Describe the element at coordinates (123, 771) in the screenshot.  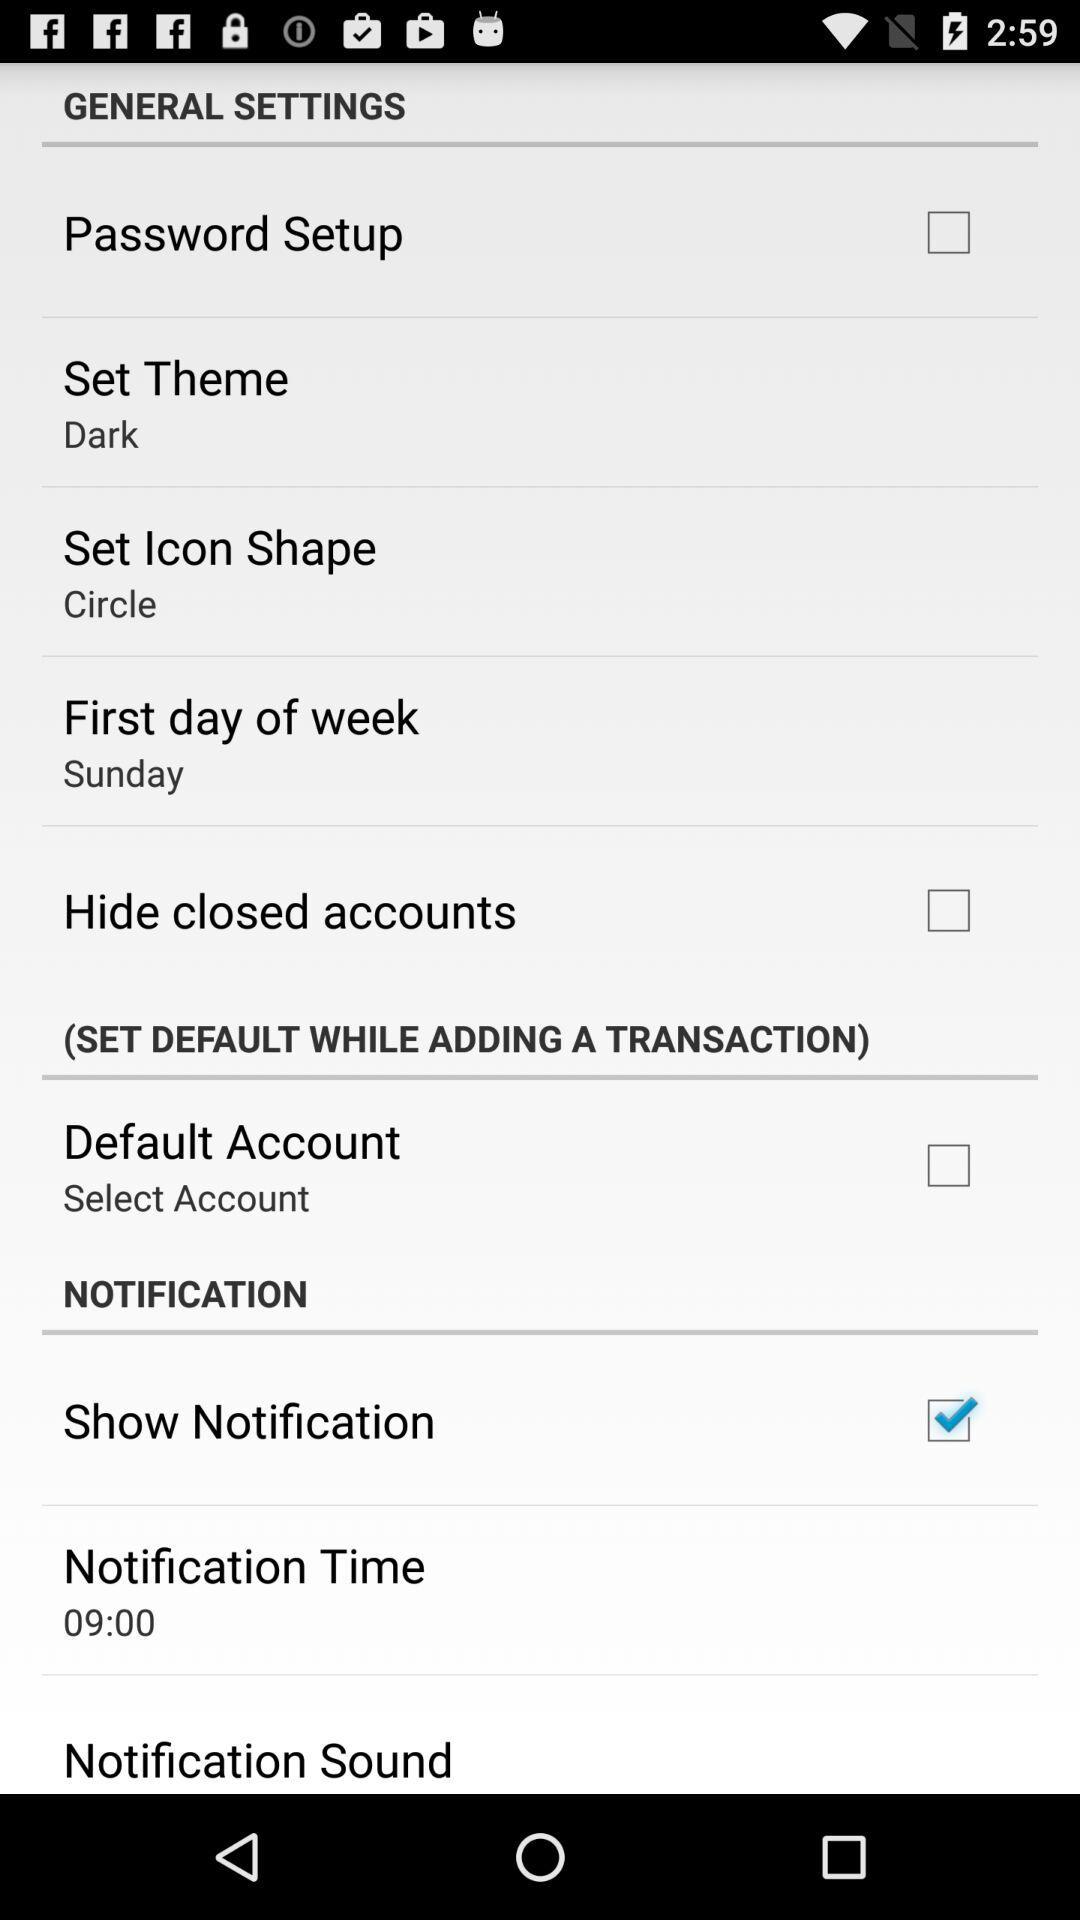
I see `the sunday icon` at that location.